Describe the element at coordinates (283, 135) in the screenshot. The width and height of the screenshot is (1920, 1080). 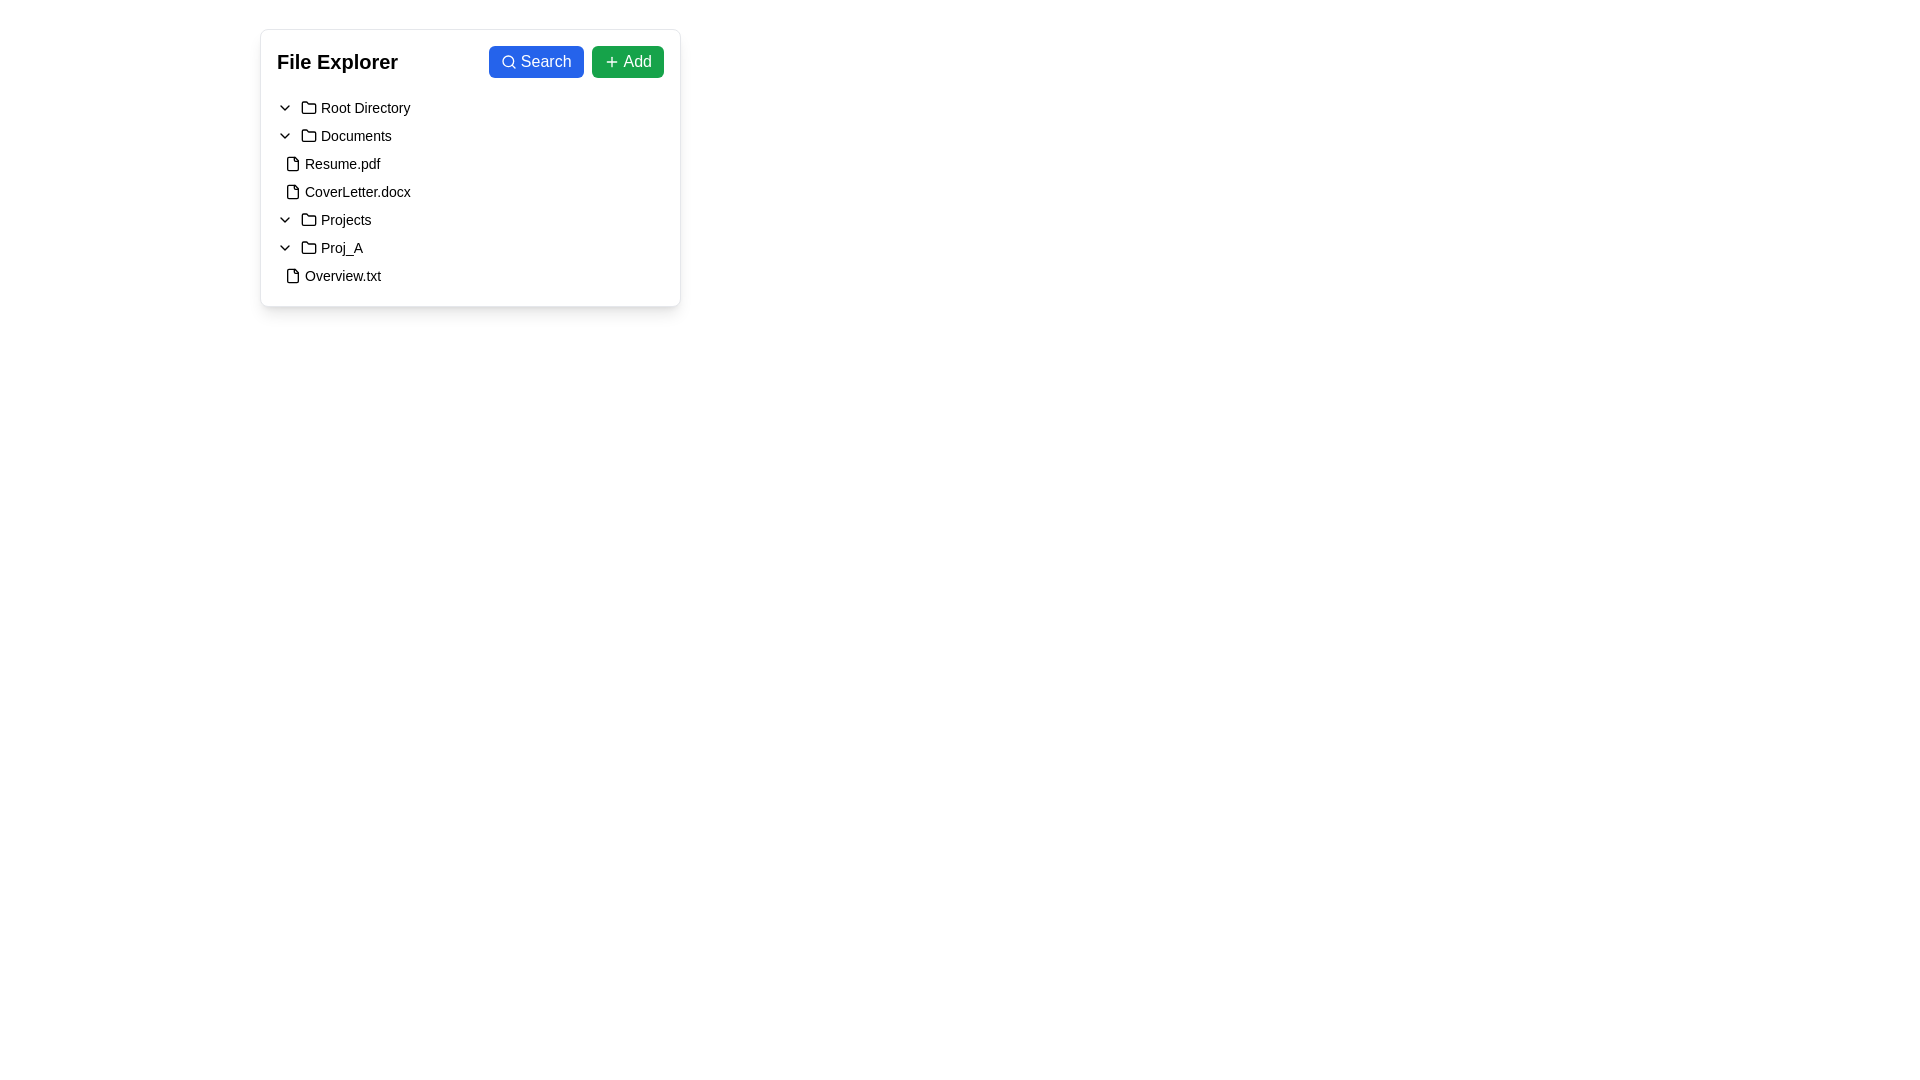
I see `the Chevron-Down icon located to the left of the 'Documents' label in the 'File Explorer' interface` at that location.